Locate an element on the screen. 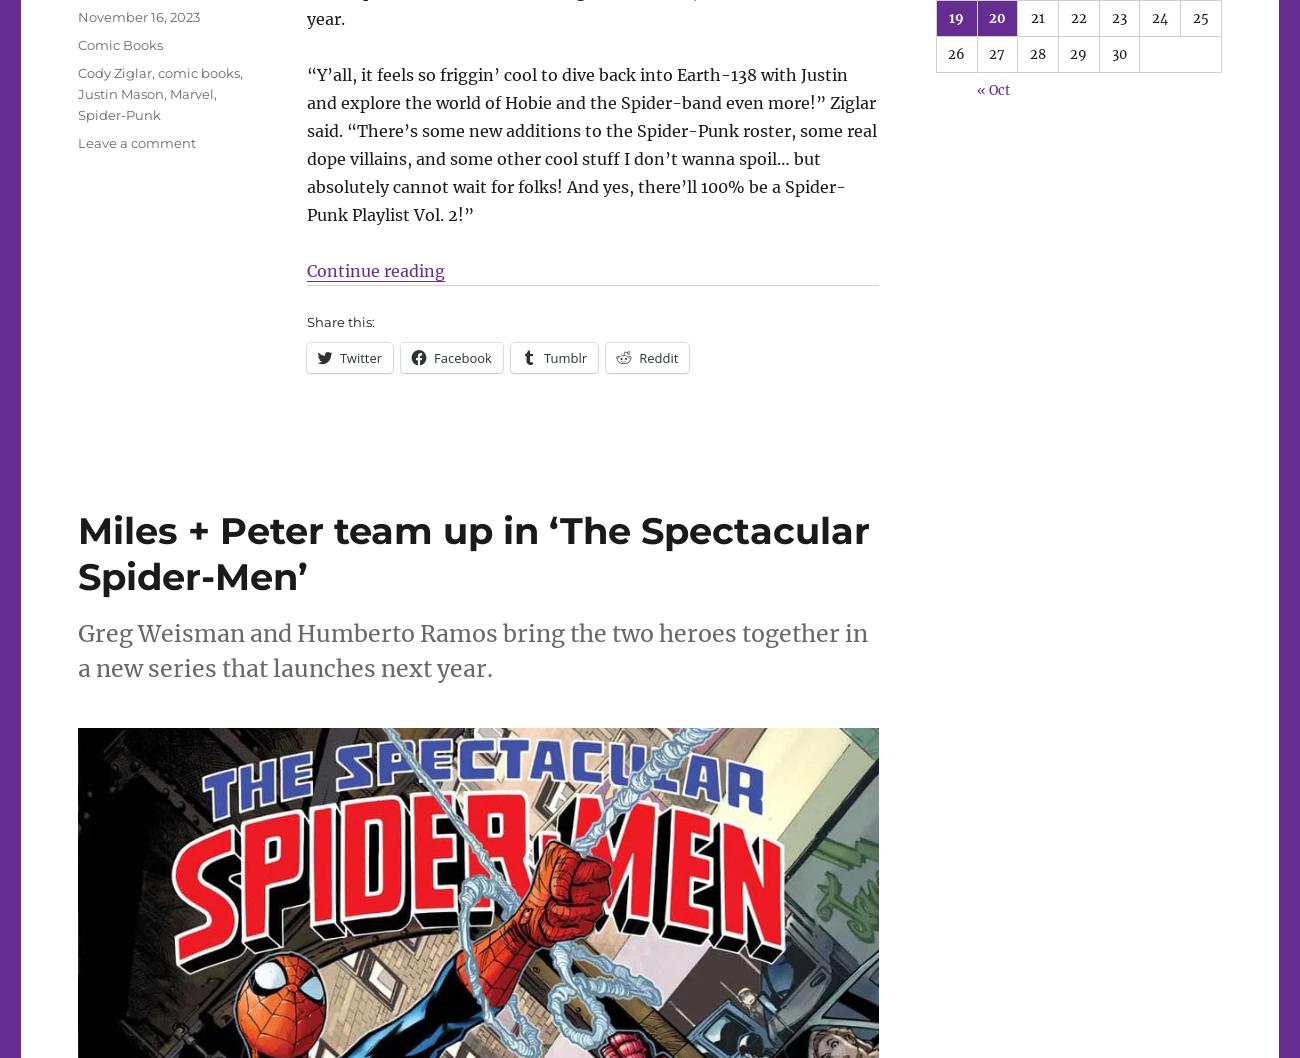 The height and width of the screenshot is (1058, 1300). 'Greg Weisman and Humberto Ramos bring the two heroes together in a new series that launches next year.' is located at coordinates (471, 649).